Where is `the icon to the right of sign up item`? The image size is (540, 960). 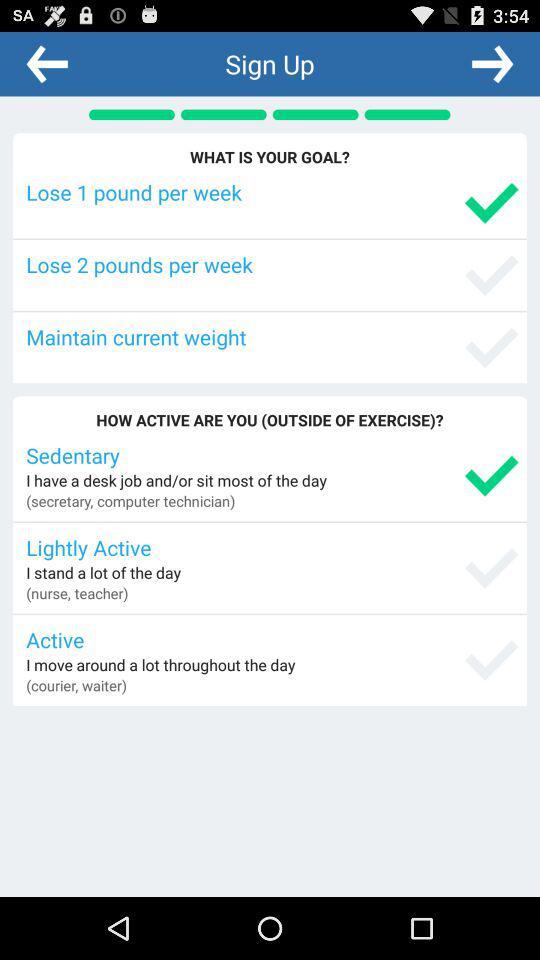
the icon to the right of sign up item is located at coordinates (491, 63).